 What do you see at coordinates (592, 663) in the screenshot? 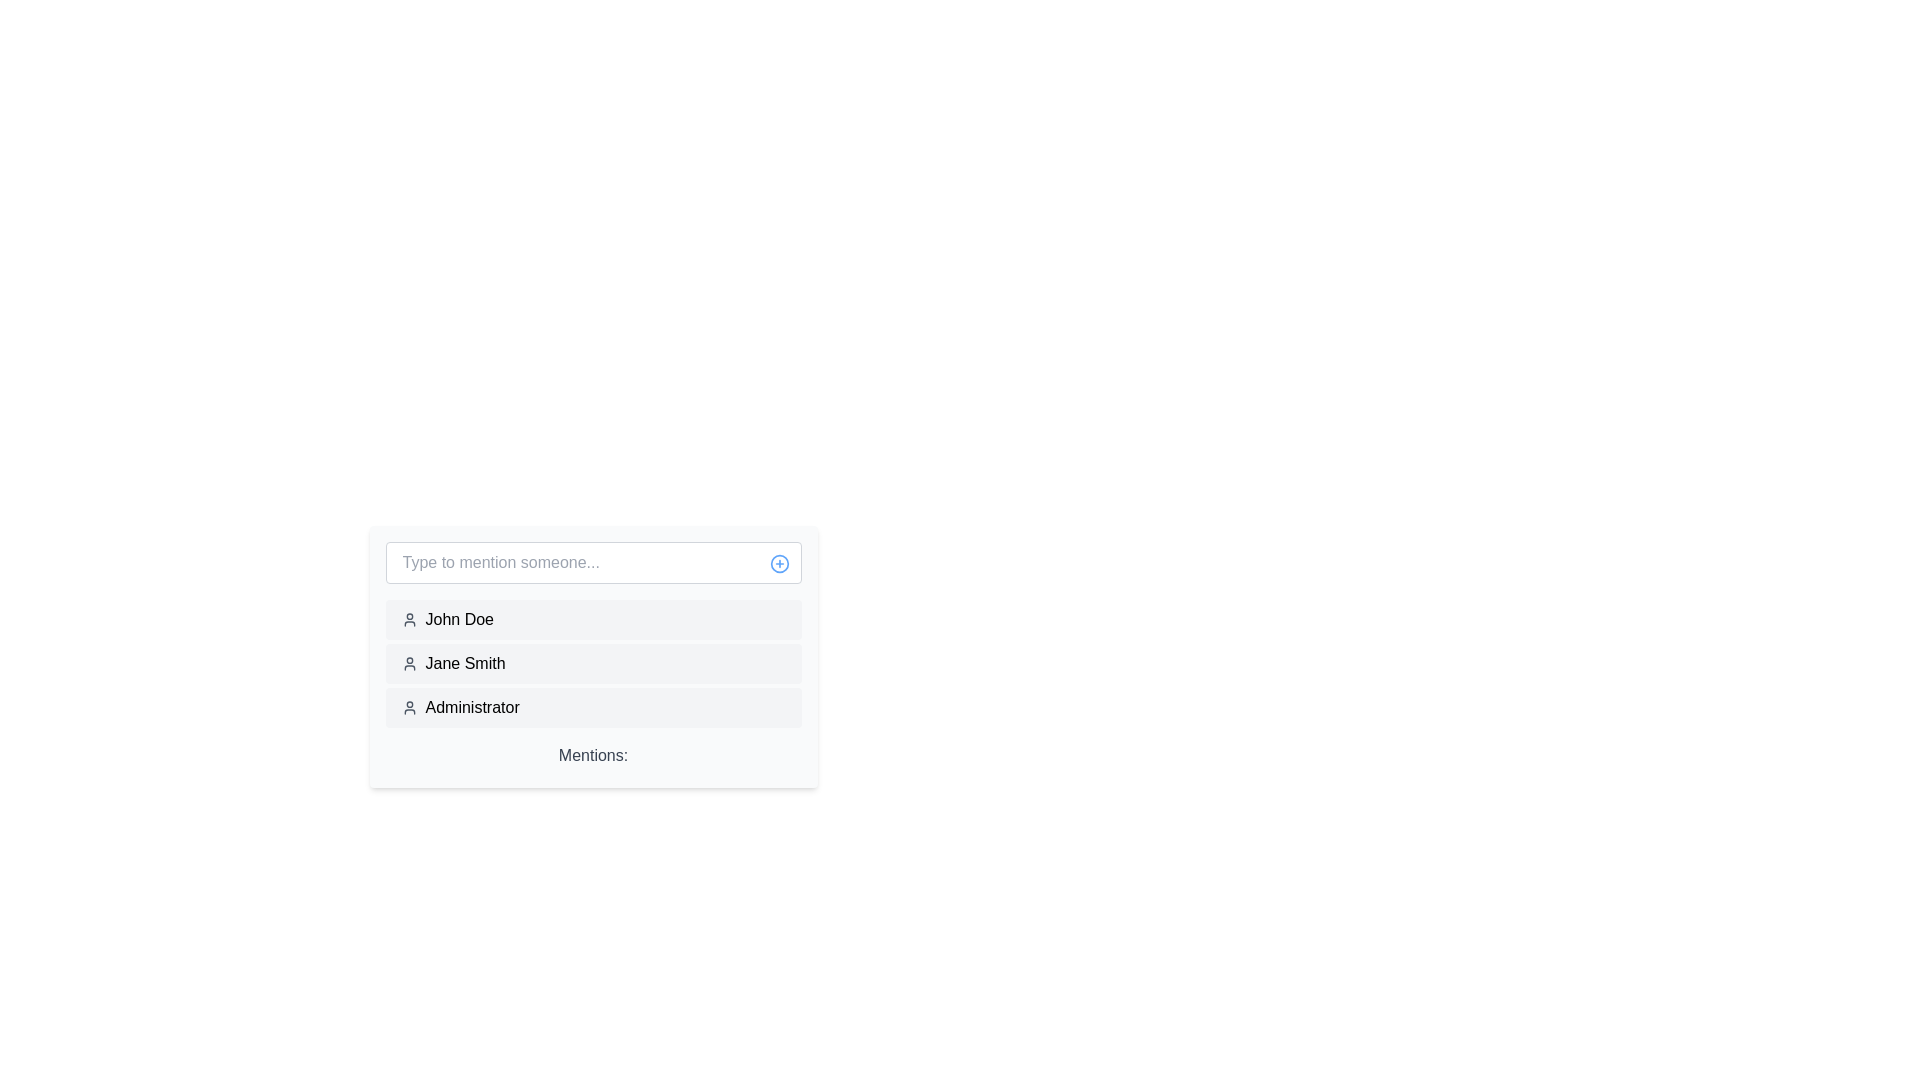
I see `the highlighted list item in the dropdown menu labeled 'Jane Smith'` at bounding box center [592, 663].